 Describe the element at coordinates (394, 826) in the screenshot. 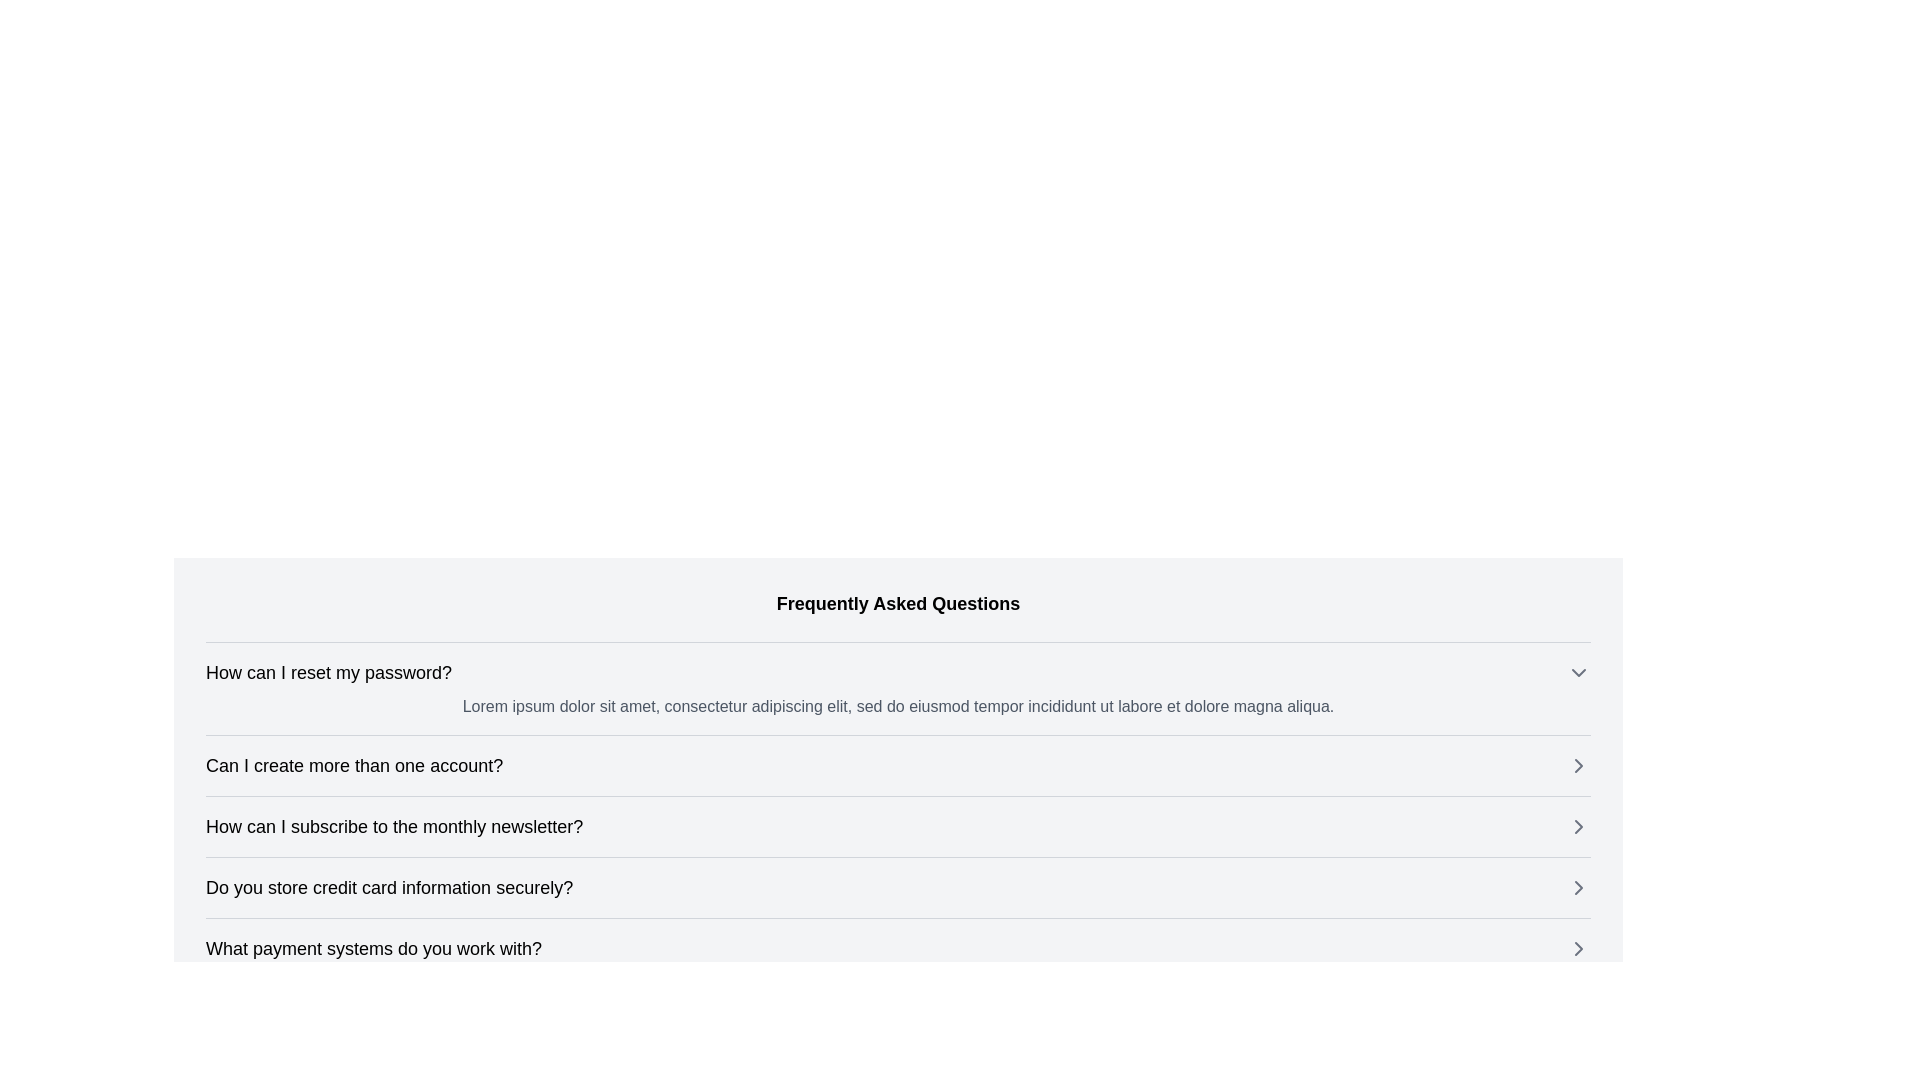

I see `the Text Label in the third row of the FAQ section that represents a question and prompts user interaction` at that location.